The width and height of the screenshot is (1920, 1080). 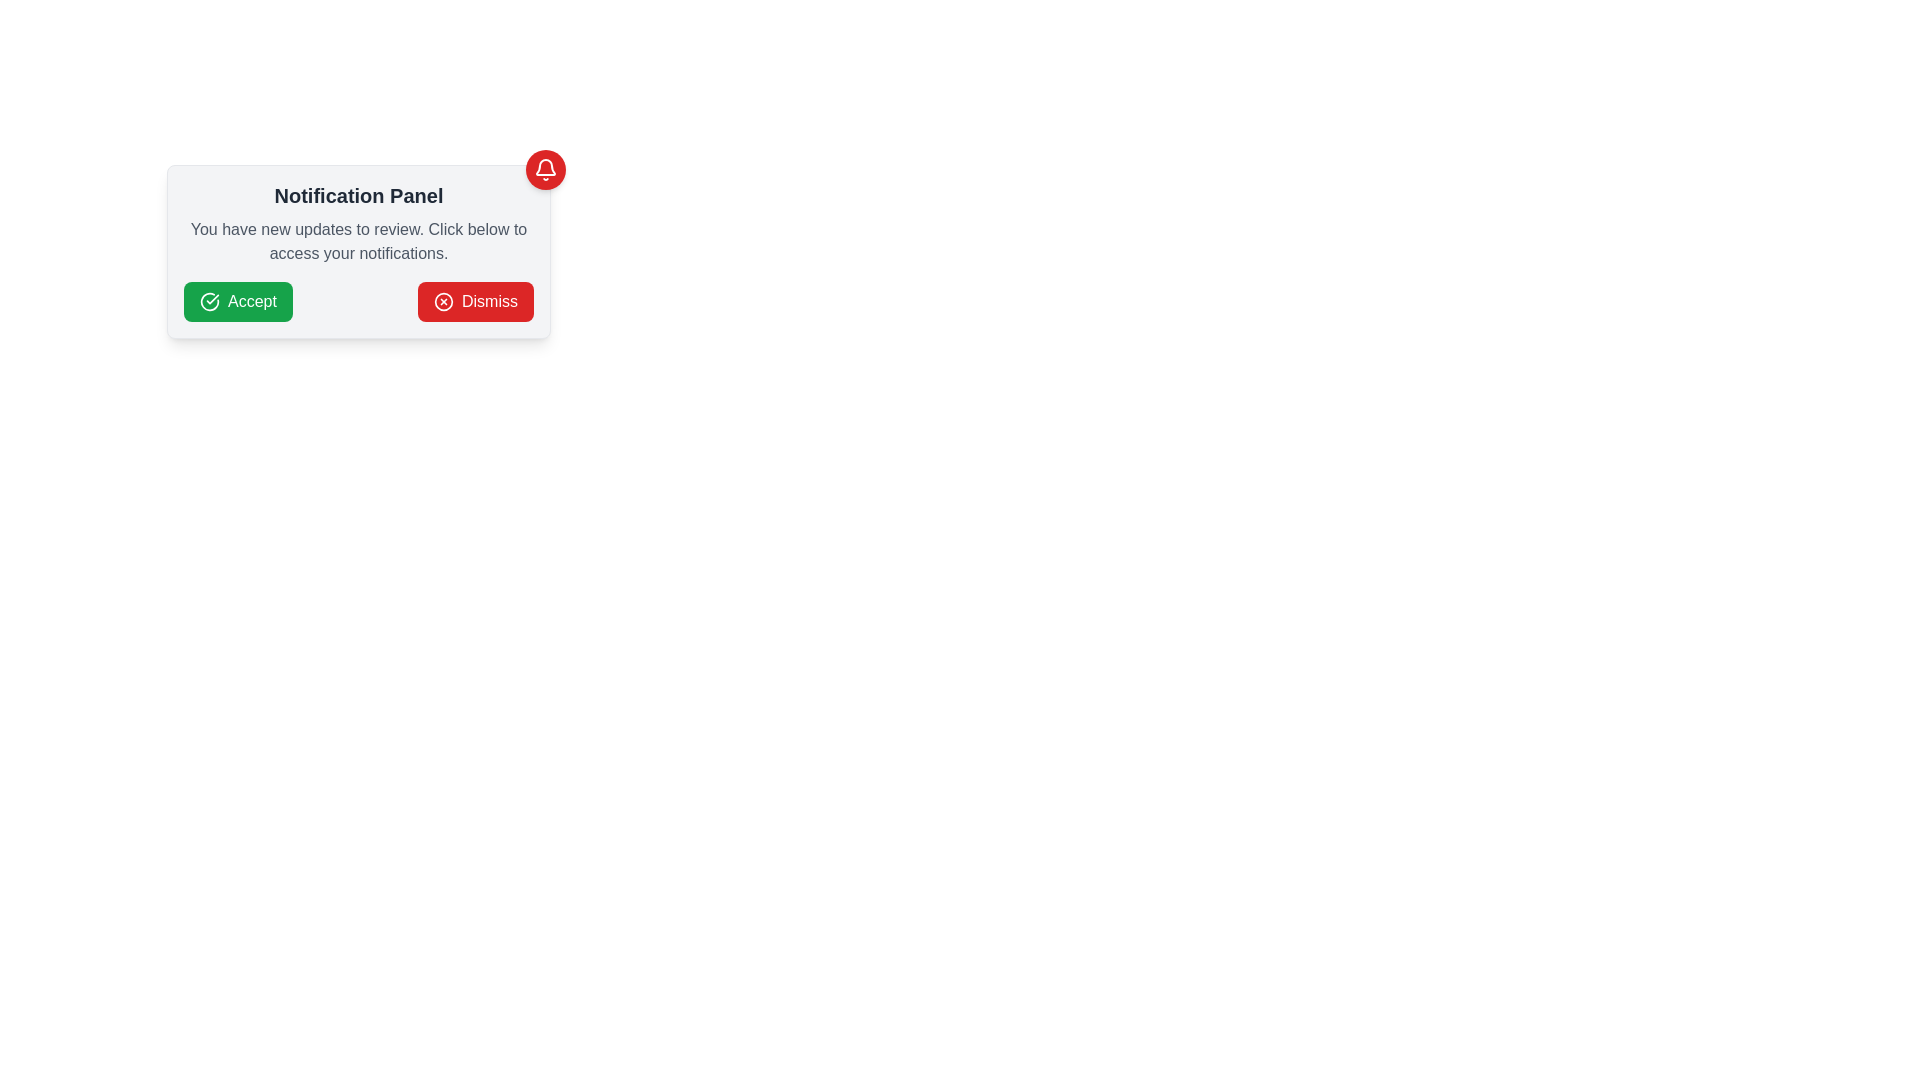 I want to click on the small red circular Notification badge with a white bell icon located at the top-right corner of the notification panel, so click(x=546, y=168).